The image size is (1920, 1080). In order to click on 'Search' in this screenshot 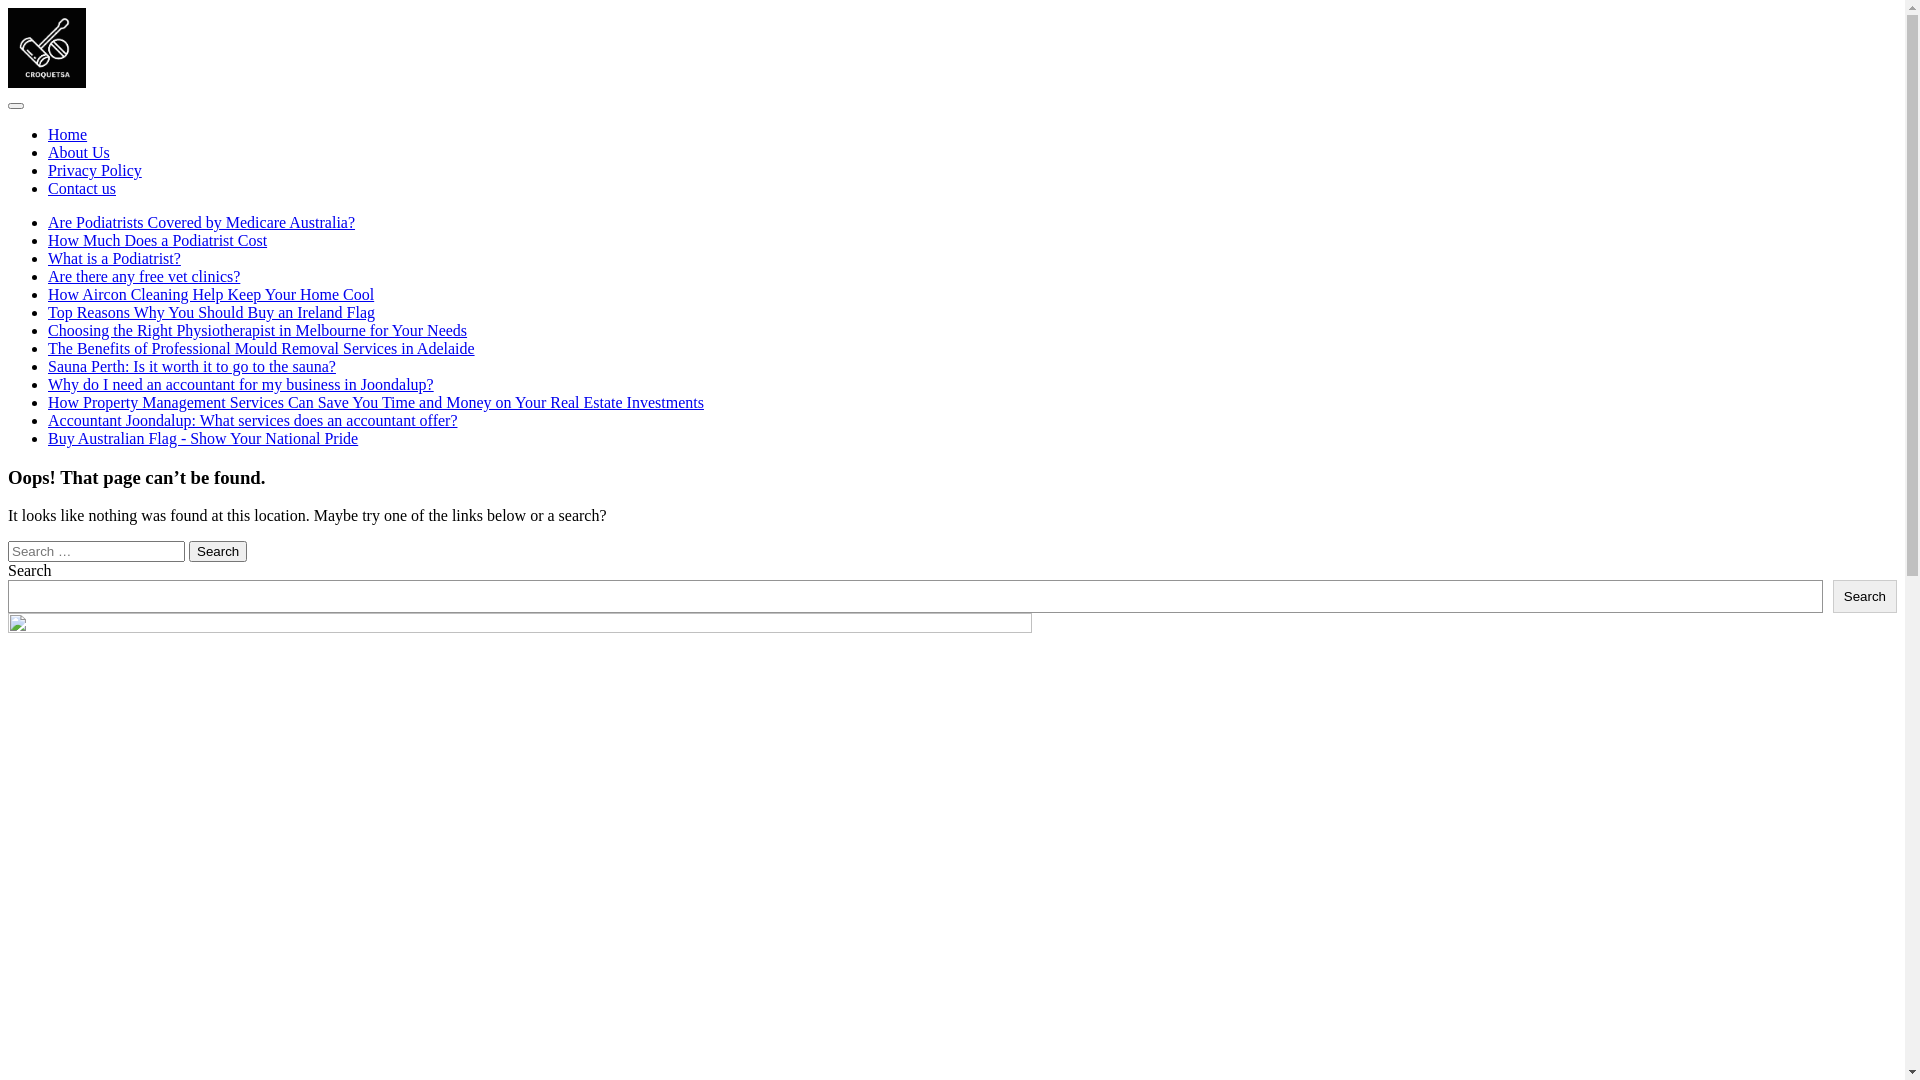, I will do `click(1864, 595)`.